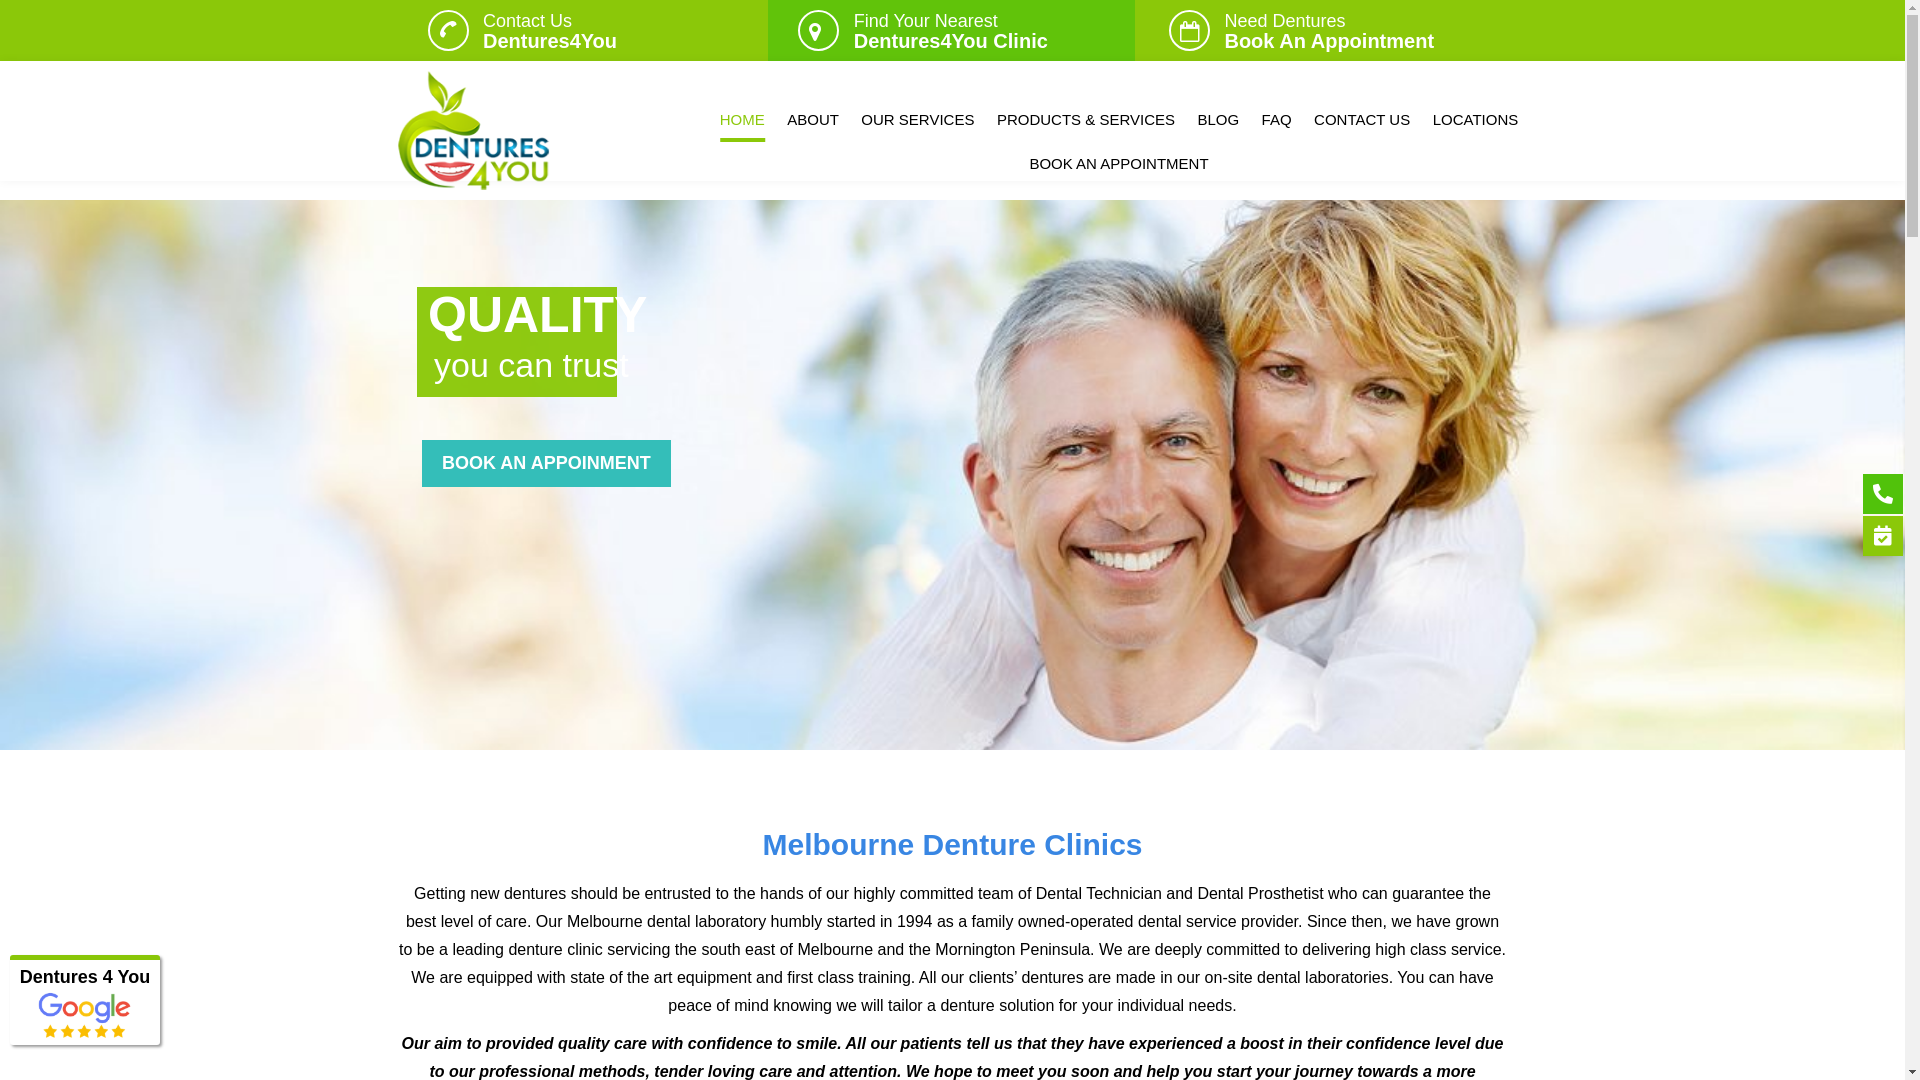 The width and height of the screenshot is (1920, 1080). I want to click on 'LOCATIONS', so click(1476, 119).